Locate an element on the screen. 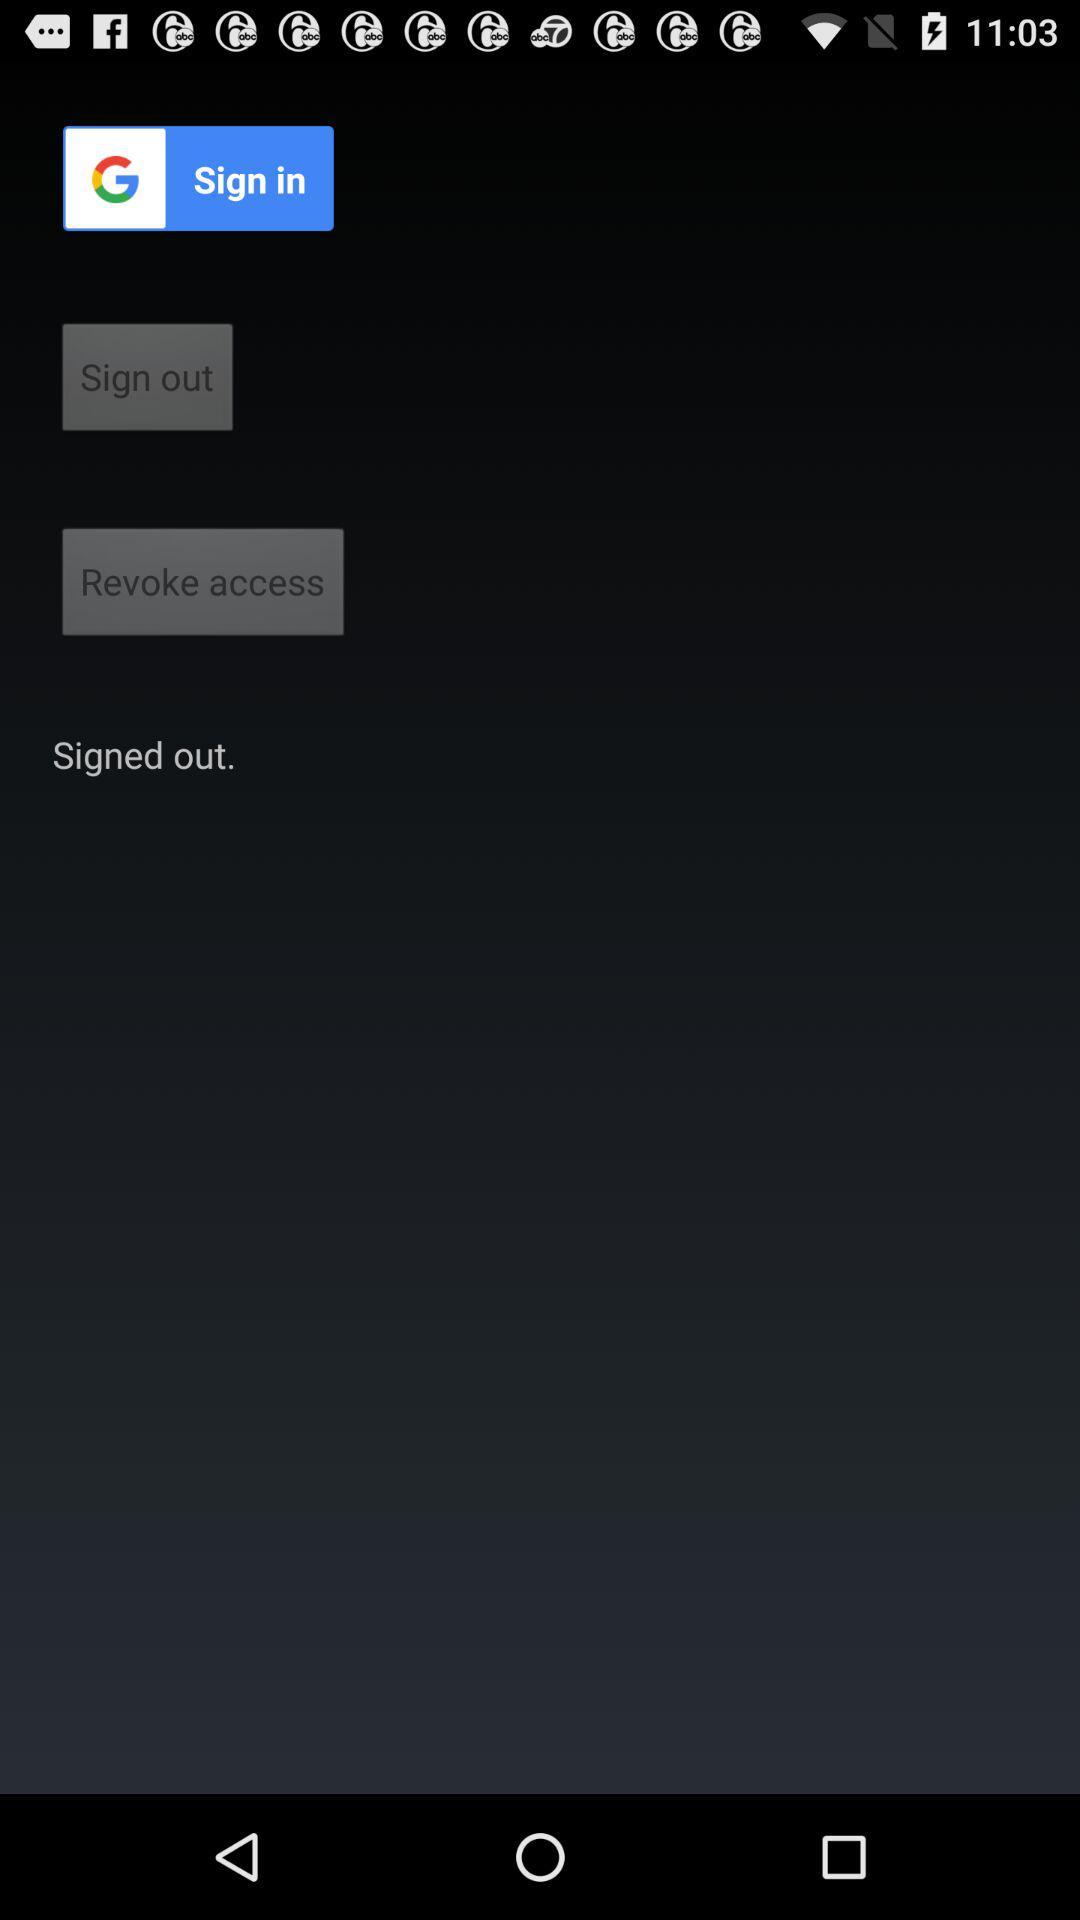 The width and height of the screenshot is (1080, 1920). the app above the signed out. item is located at coordinates (203, 587).